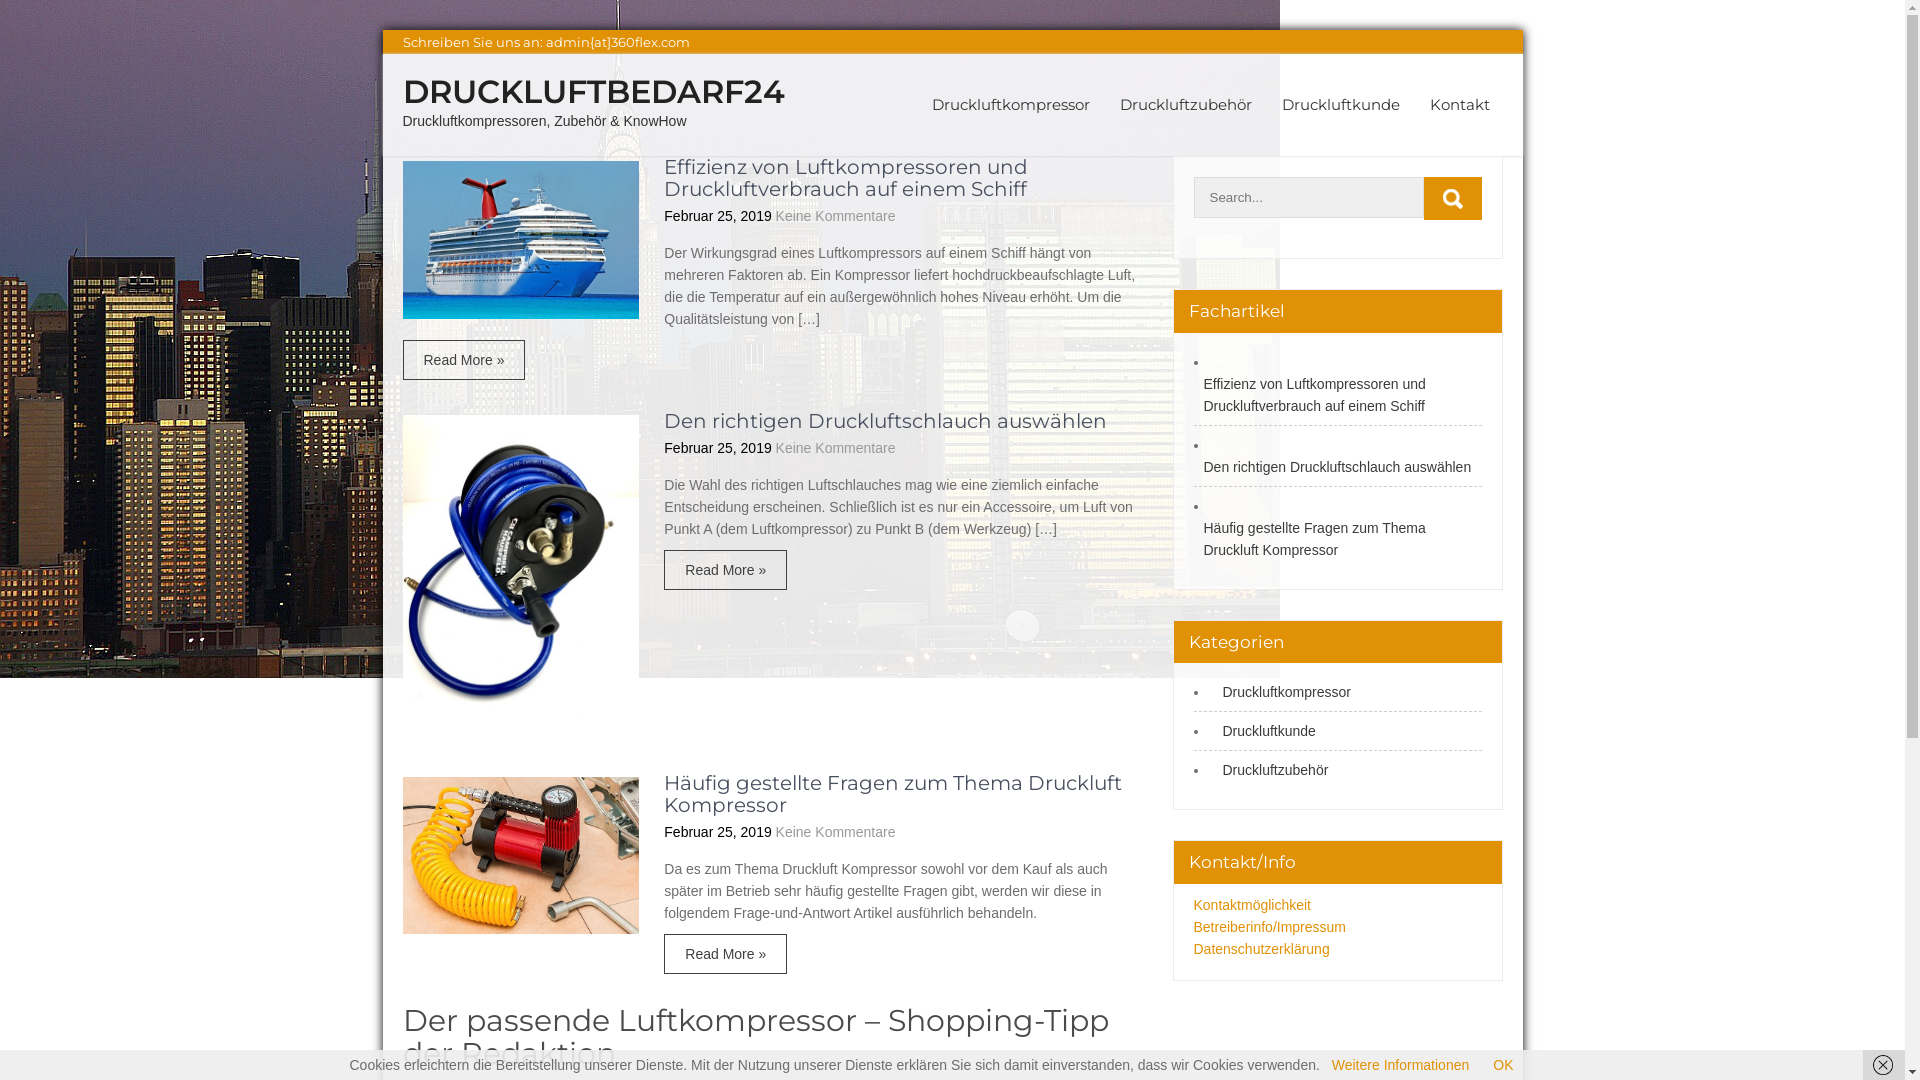 This screenshot has height=1080, width=1920. I want to click on 'DRUCKLUFTBEDARF24', so click(592, 91).